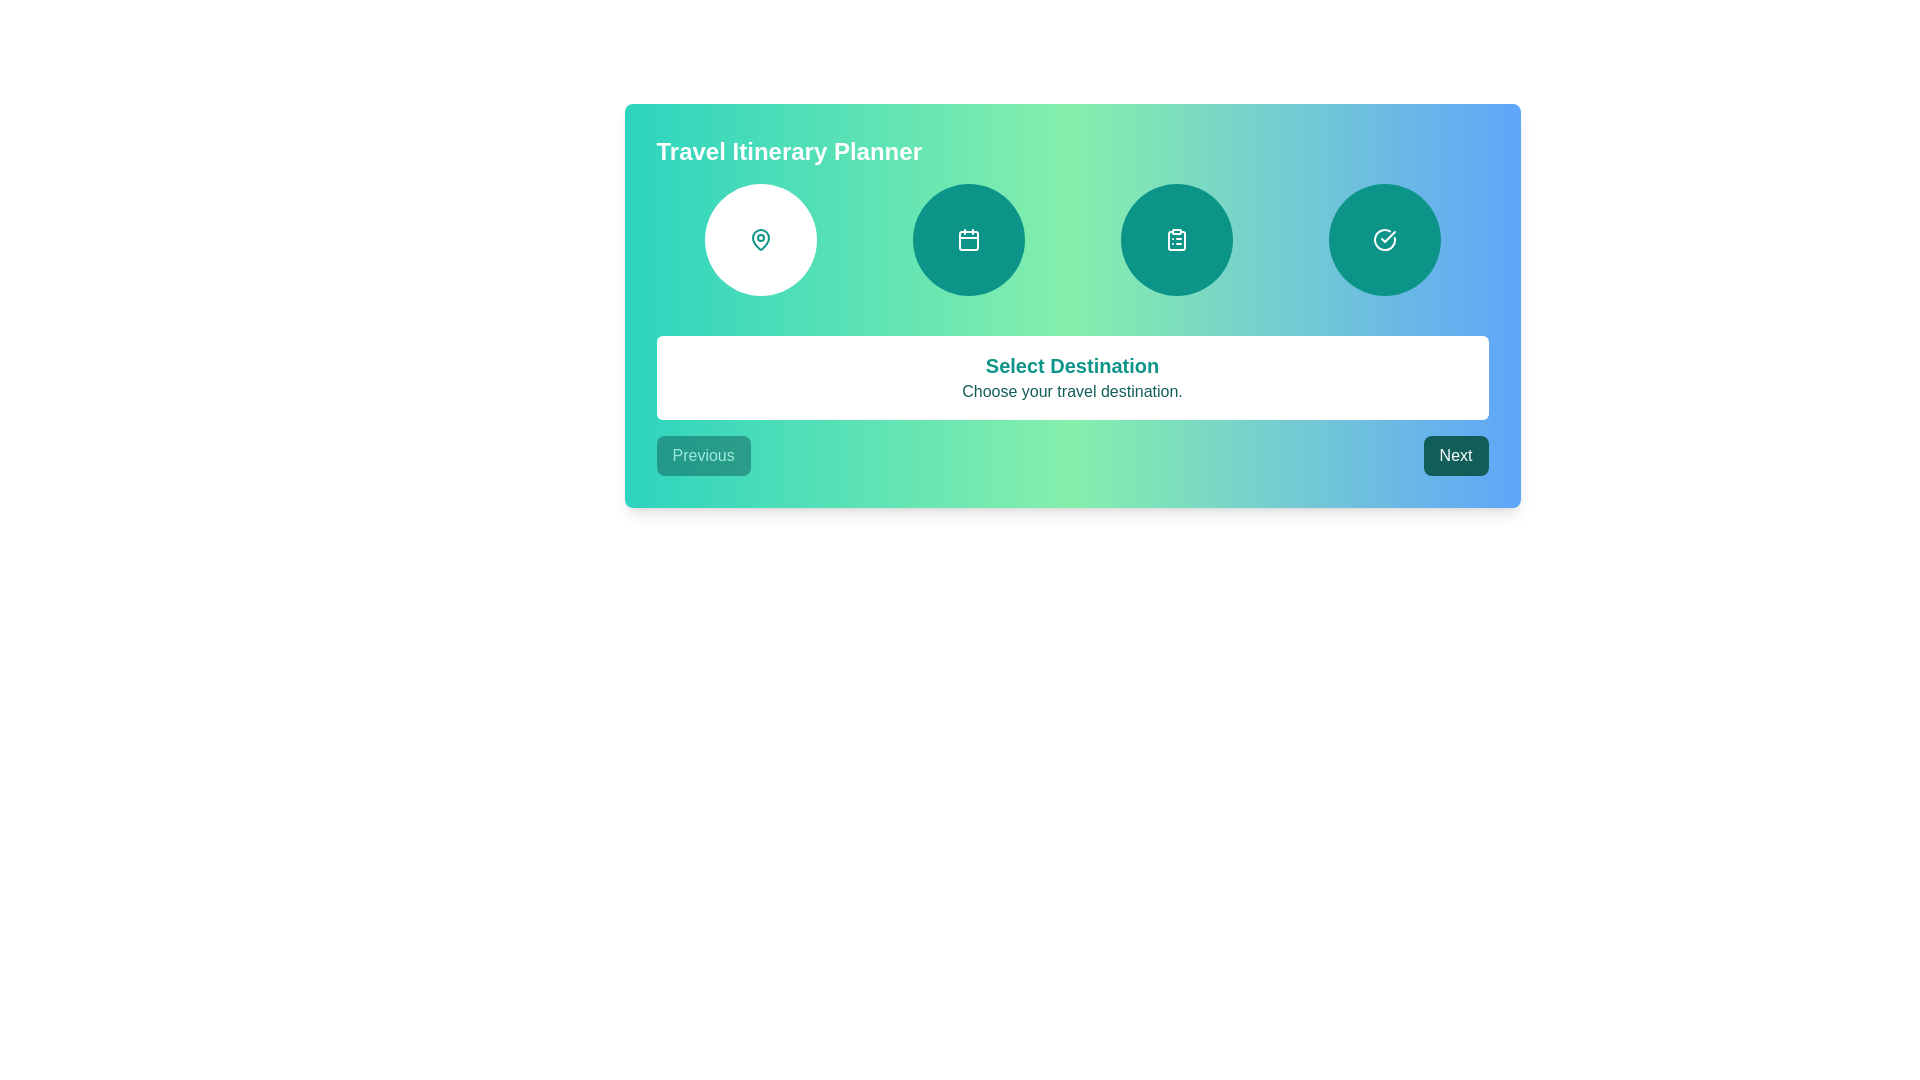 The height and width of the screenshot is (1080, 1920). I want to click on the static text element that reads 'Choose your travel destination.', which is styled in teal color and located below the heading 'Select Destination' on a white panel, so click(1071, 392).